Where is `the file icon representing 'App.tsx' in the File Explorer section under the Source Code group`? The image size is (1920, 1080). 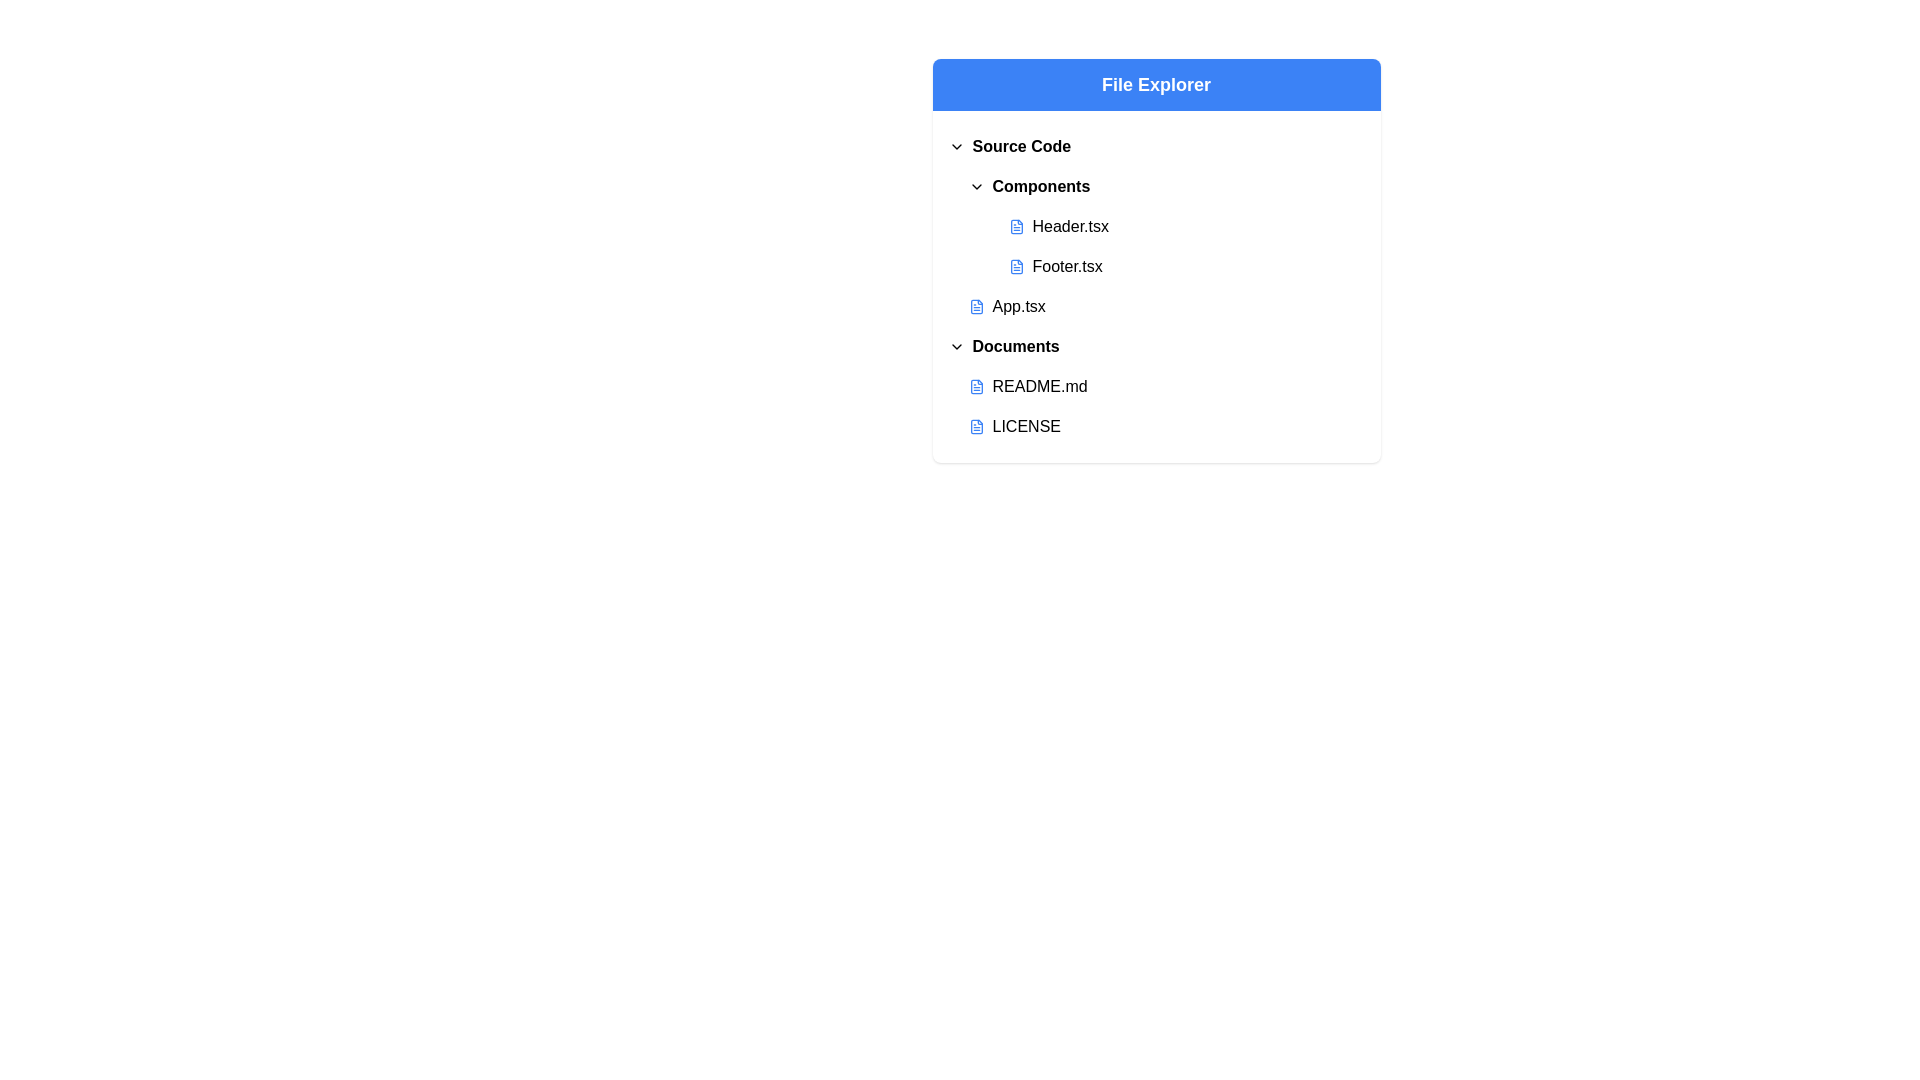
the file icon representing 'App.tsx' in the File Explorer section under the Source Code group is located at coordinates (976, 307).